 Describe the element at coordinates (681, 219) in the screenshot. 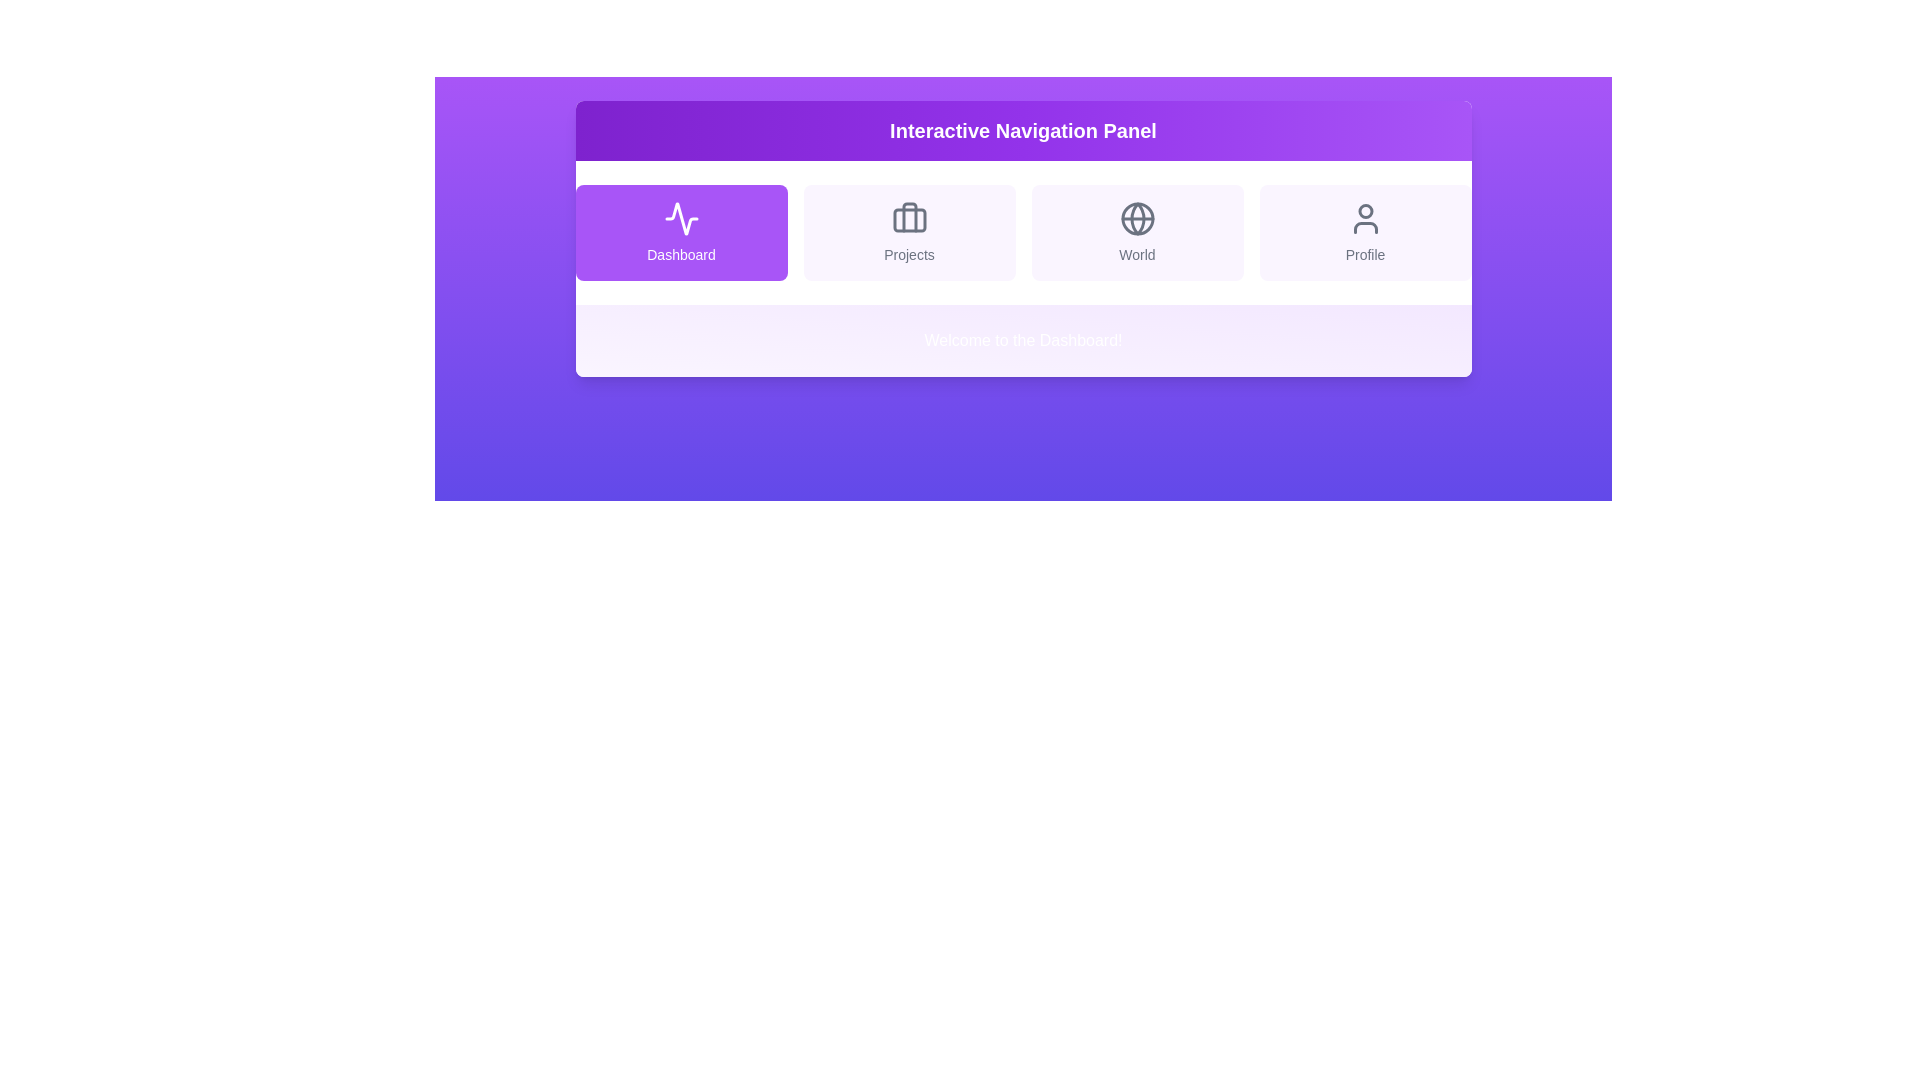

I see `the 'Dashboard' icon located at the top of the navigation panel` at that location.